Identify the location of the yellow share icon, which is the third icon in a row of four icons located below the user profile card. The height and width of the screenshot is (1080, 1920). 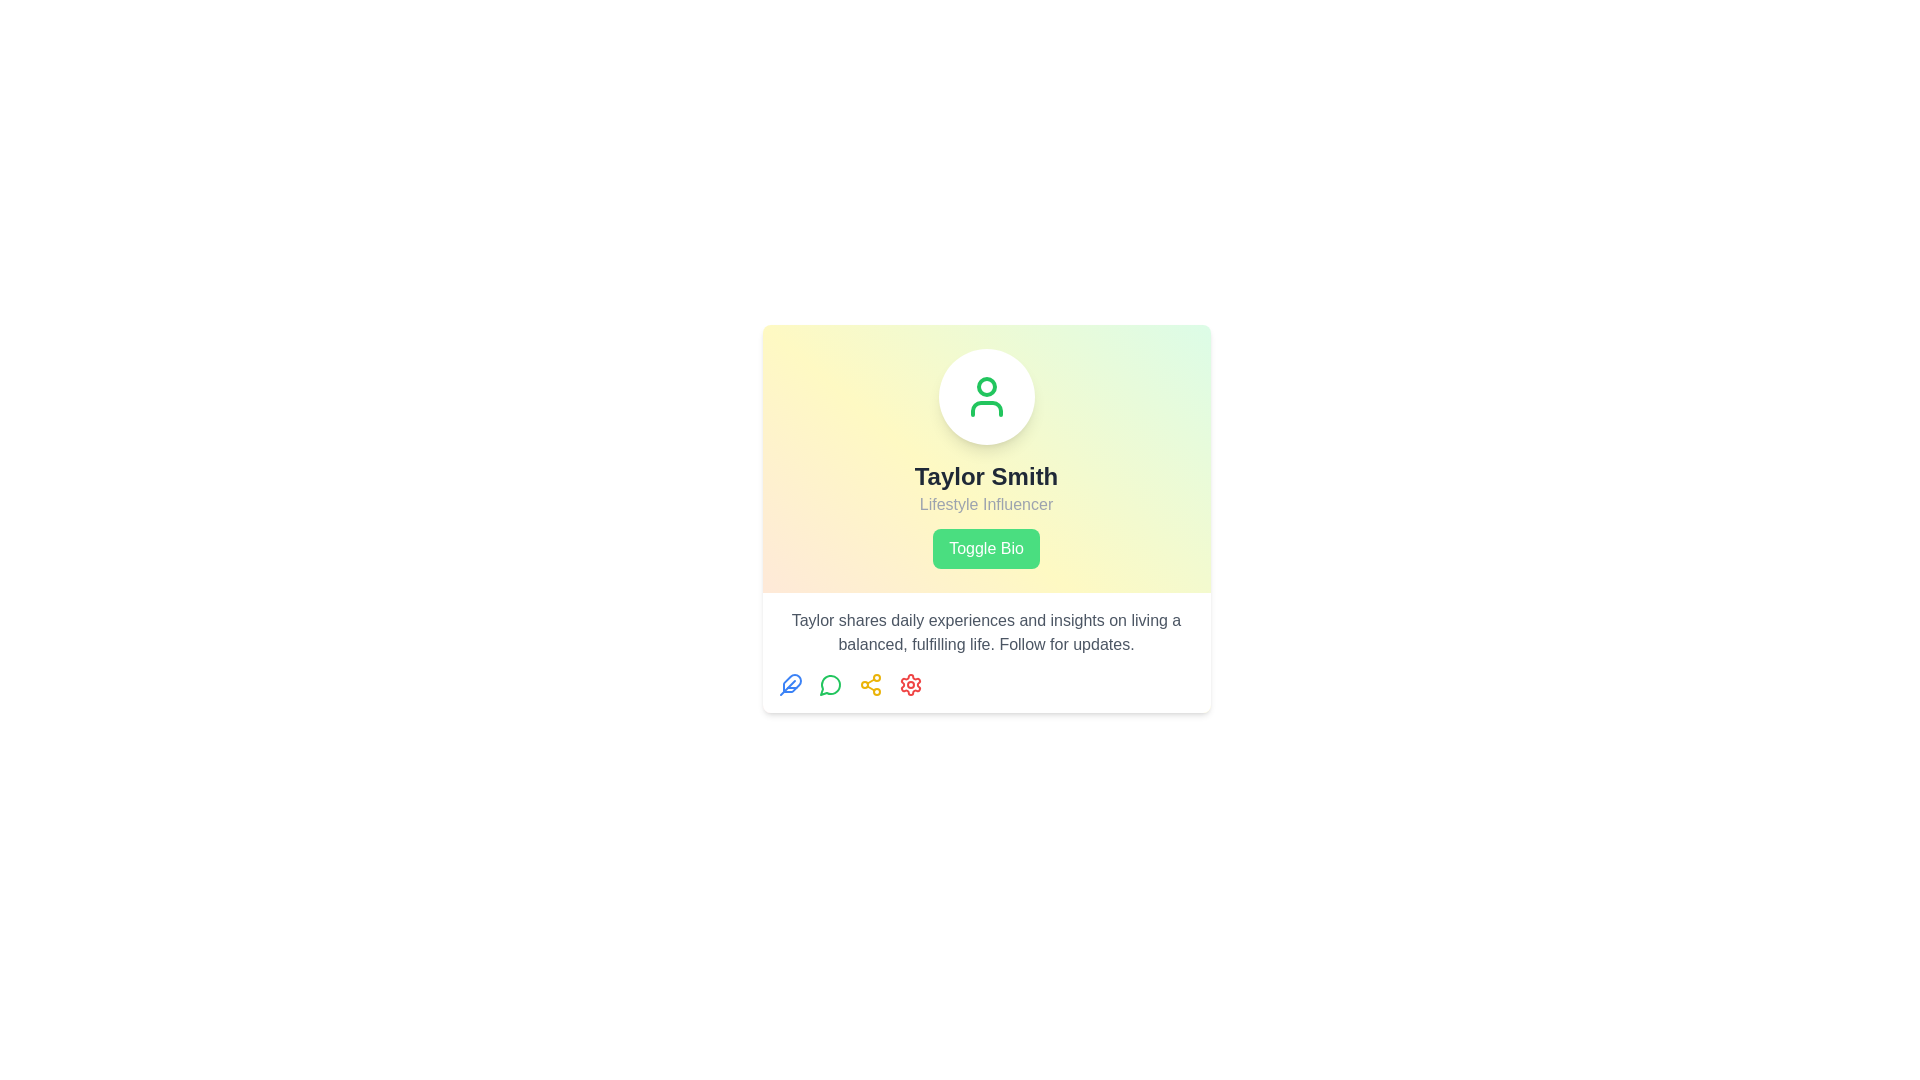
(870, 684).